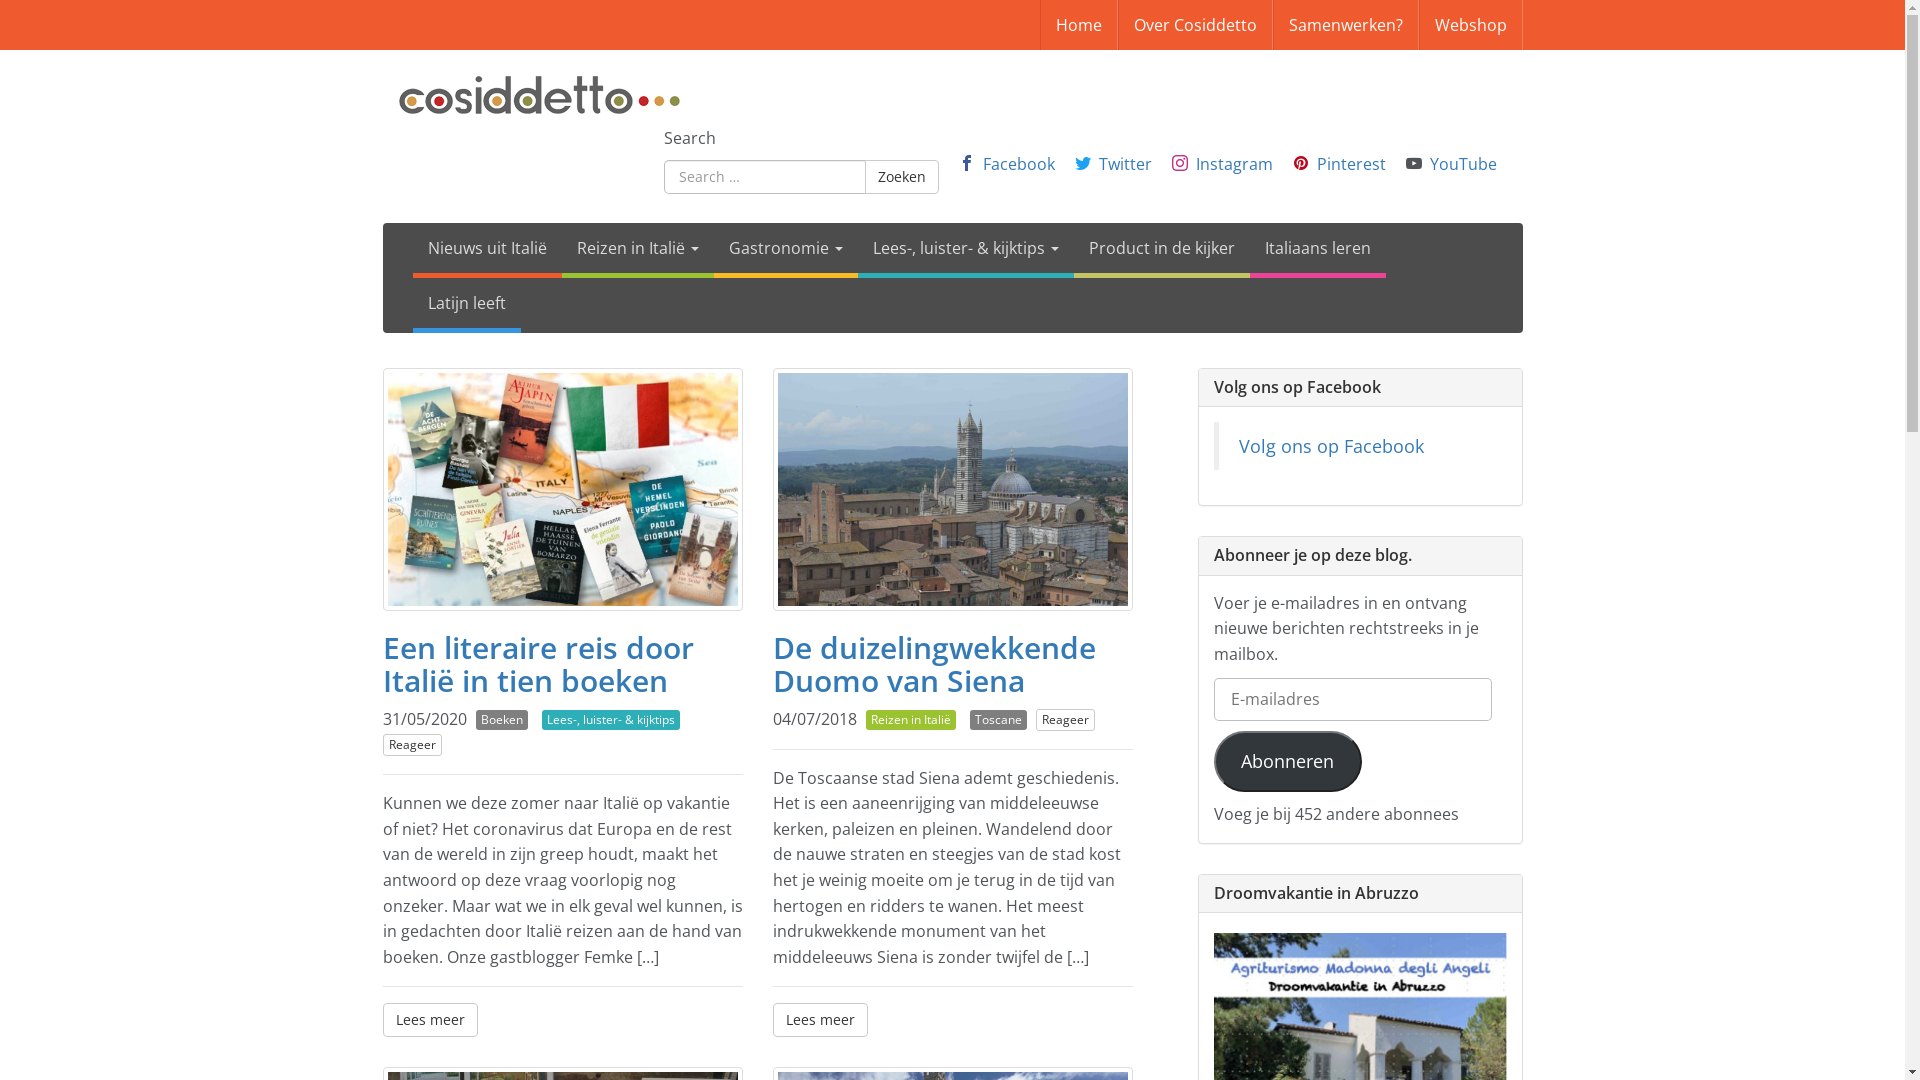 The image size is (1920, 1080). I want to click on 'Home', so click(1078, 24).